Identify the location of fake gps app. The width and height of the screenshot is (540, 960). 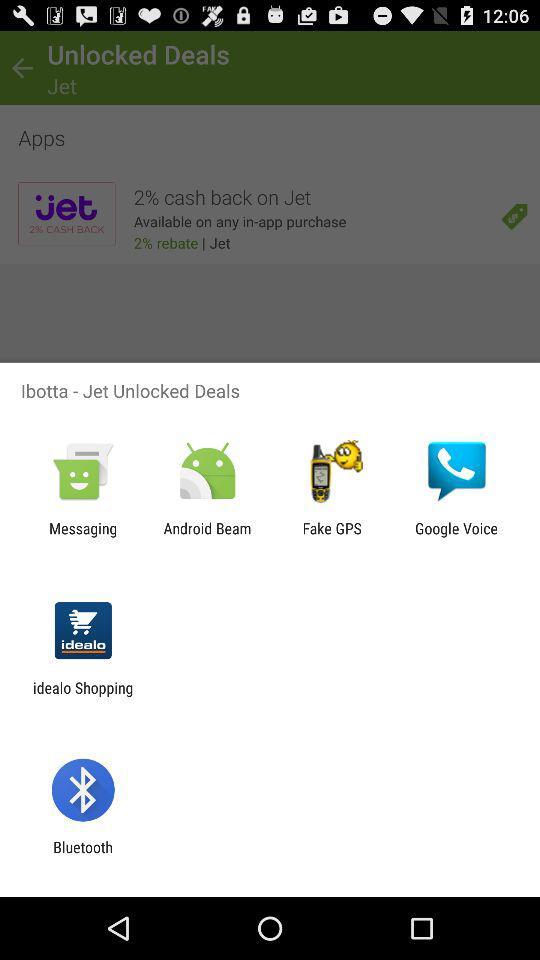
(332, 536).